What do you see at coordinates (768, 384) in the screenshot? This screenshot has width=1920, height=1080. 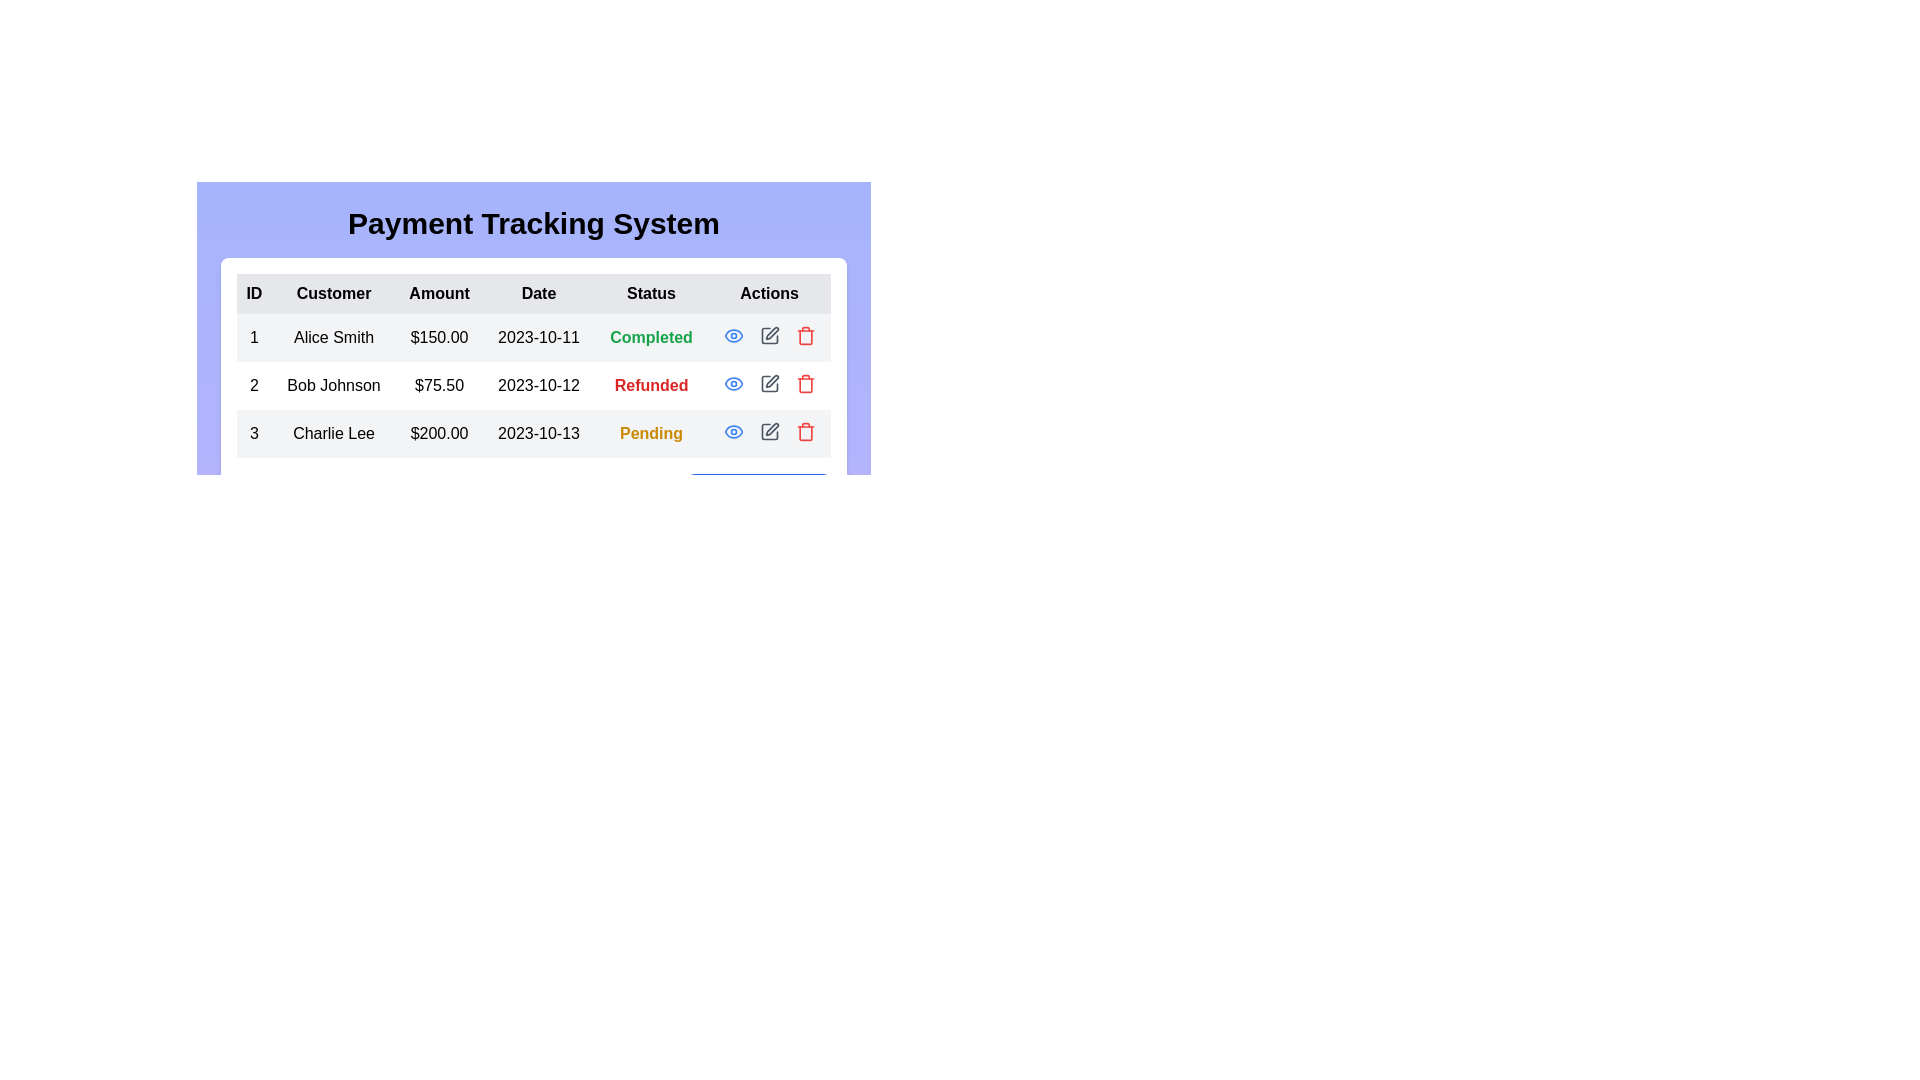 I see `the edit icon represented by a pen or pencil inside a gray square frame, located in the 'Actions' column of the second row of the table` at bounding box center [768, 384].